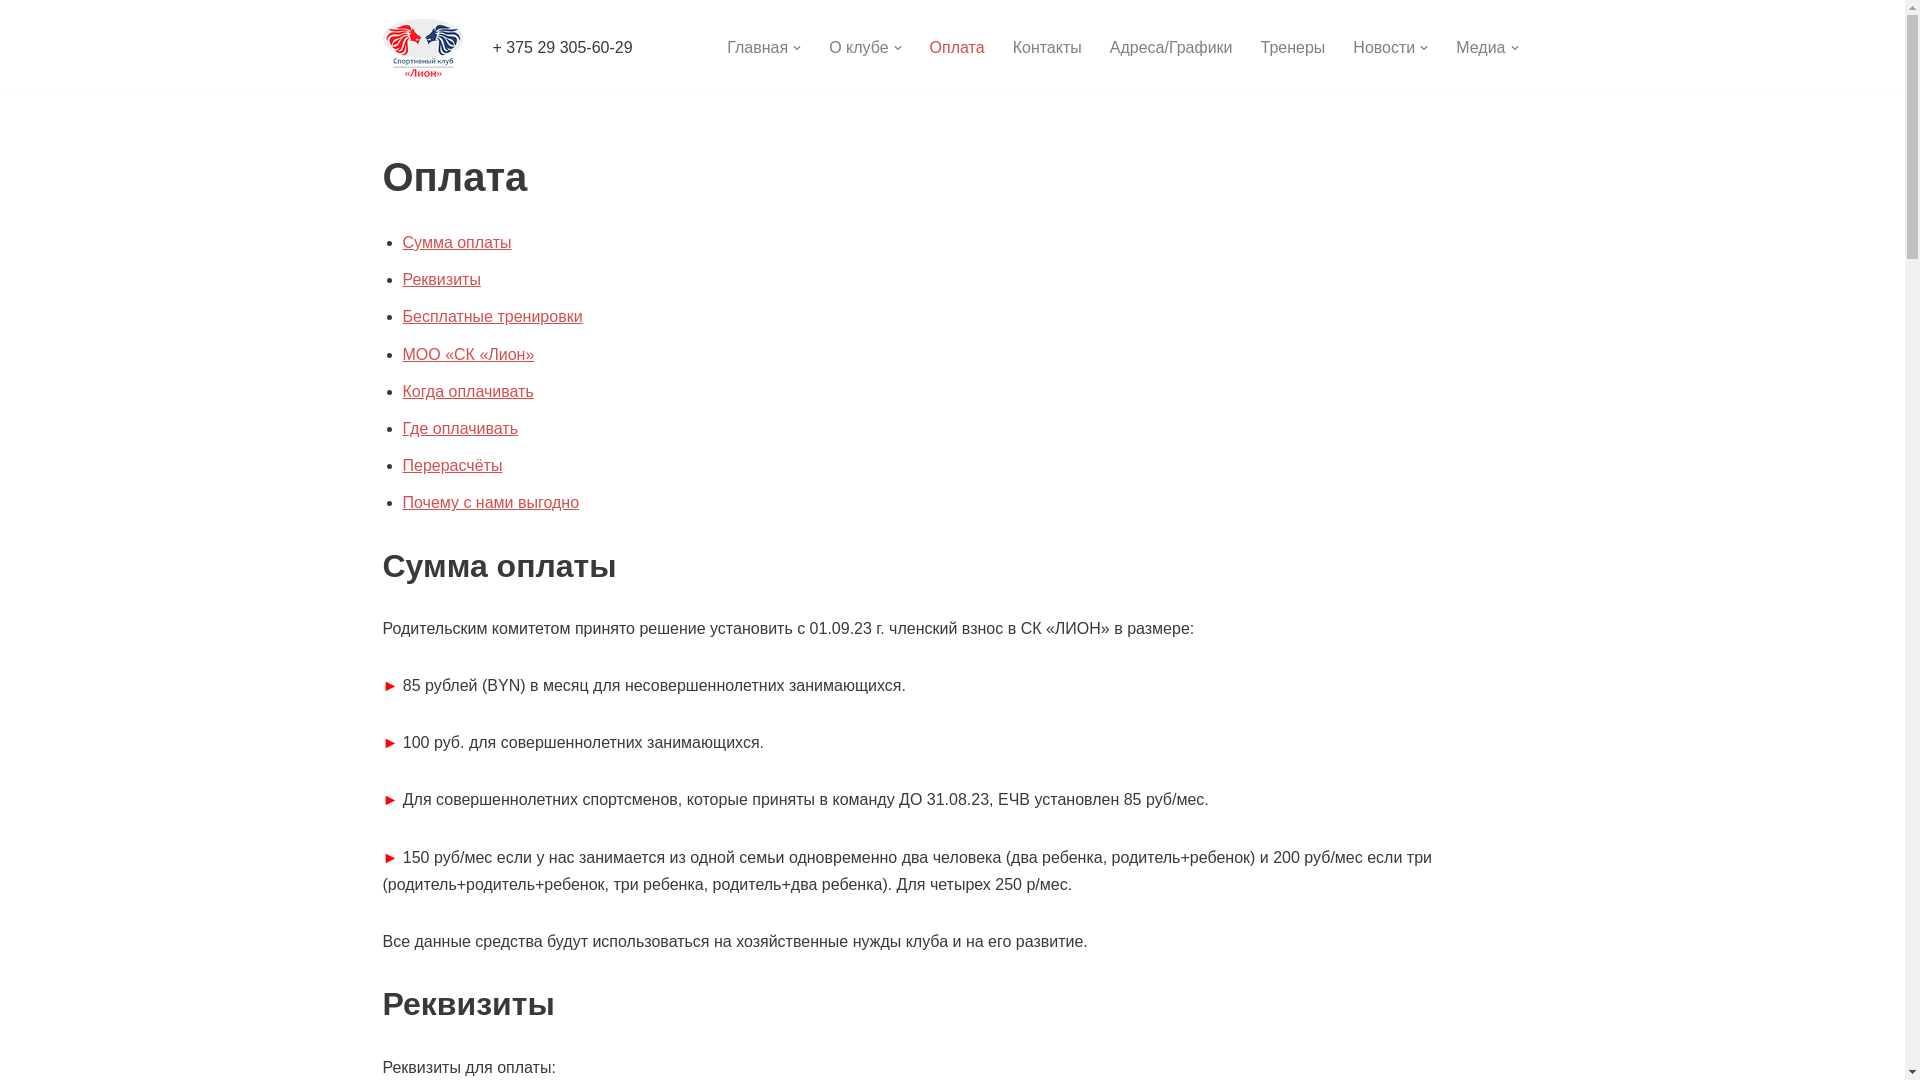 The height and width of the screenshot is (1080, 1920). I want to click on '+ 375 29 305-60-29', so click(560, 46).